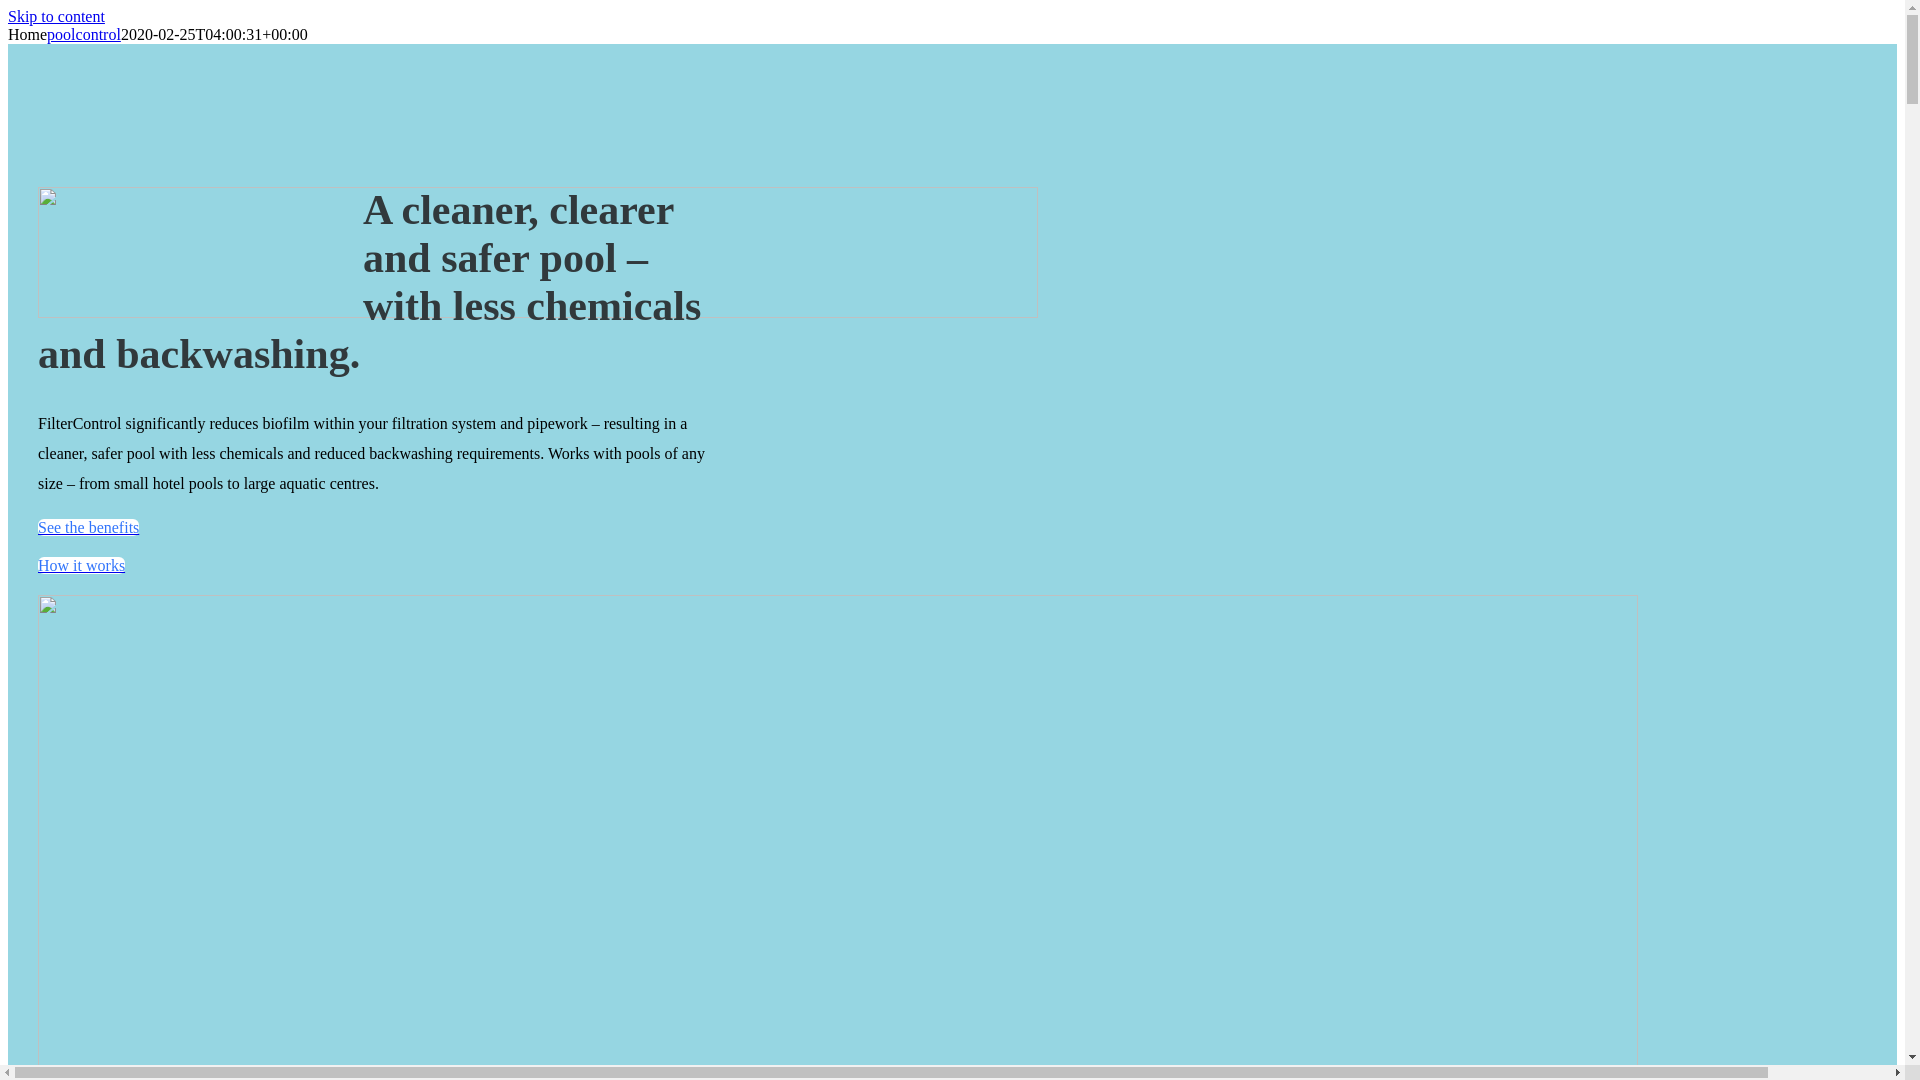 The width and height of the screenshot is (1920, 1080). Describe the element at coordinates (38, 251) in the screenshot. I see `'FIlterControl_Logo'` at that location.